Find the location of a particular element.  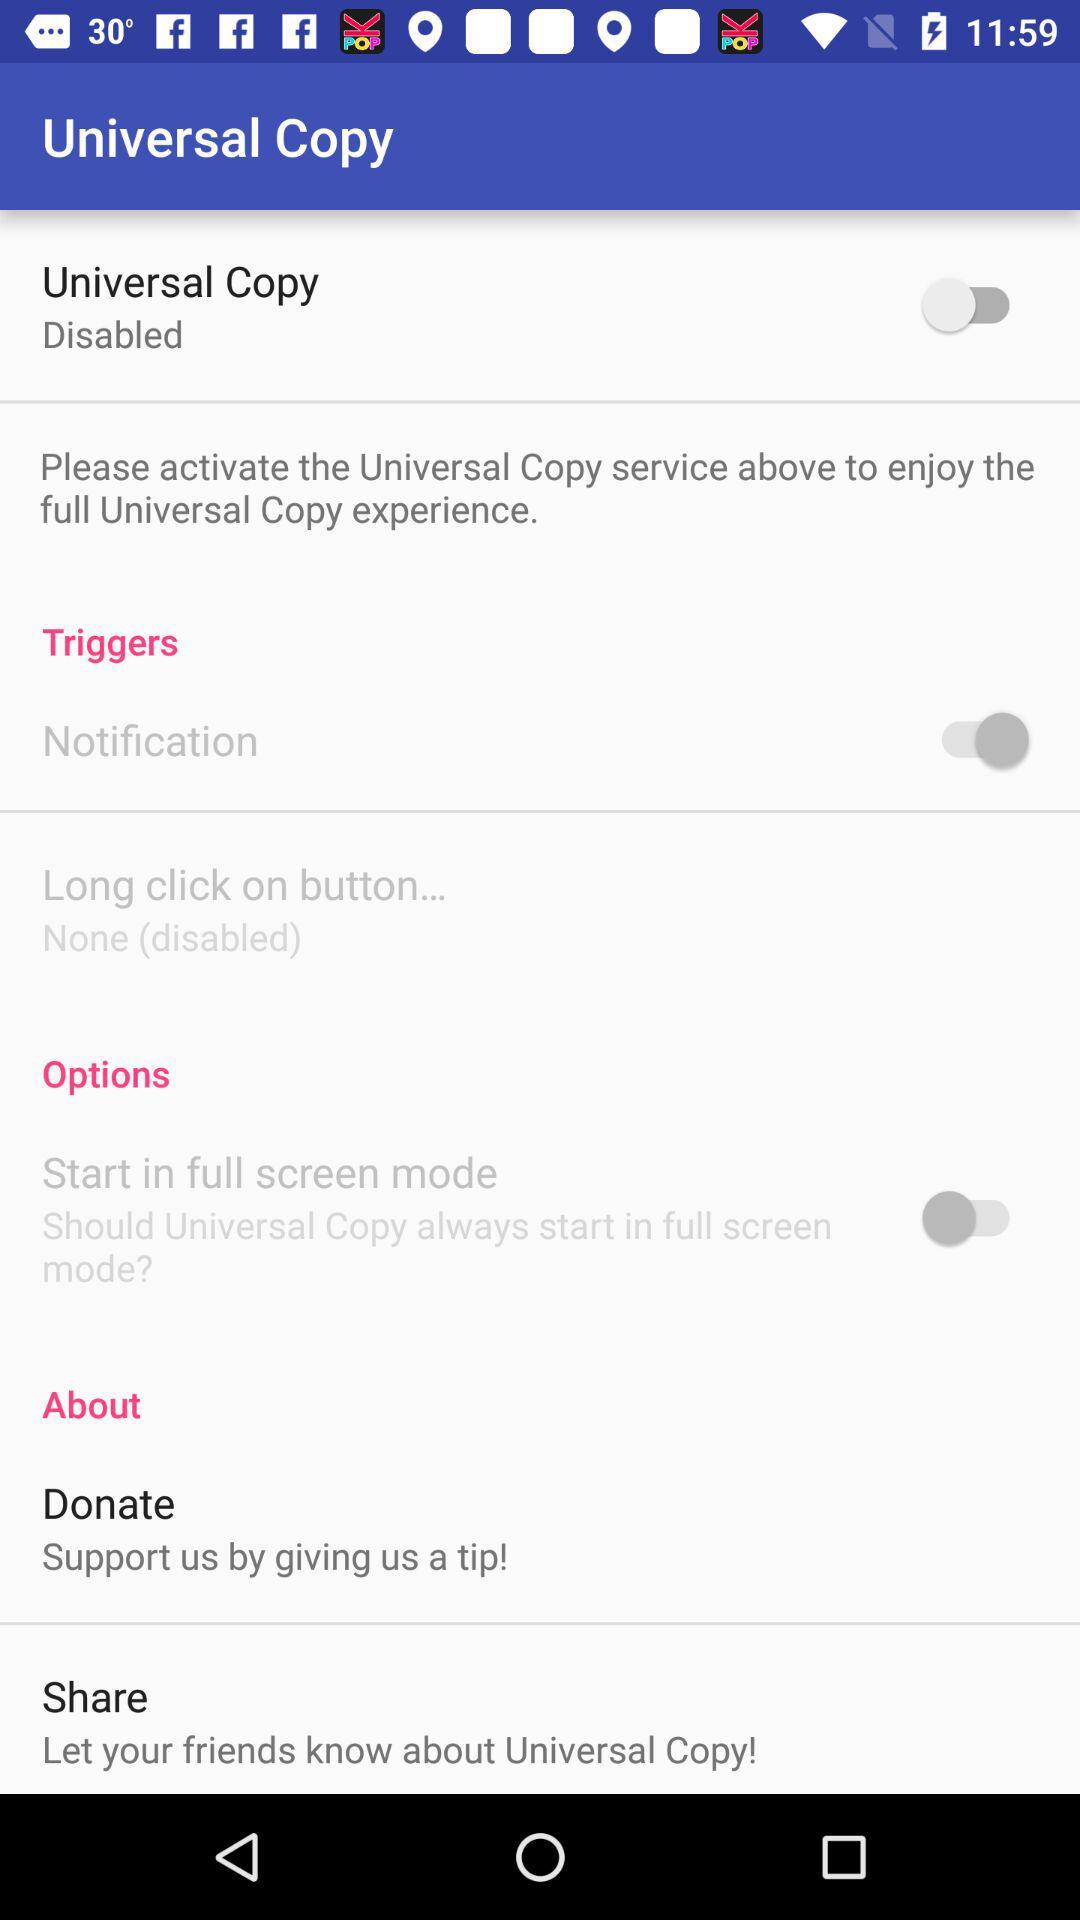

notification is located at coordinates (149, 738).